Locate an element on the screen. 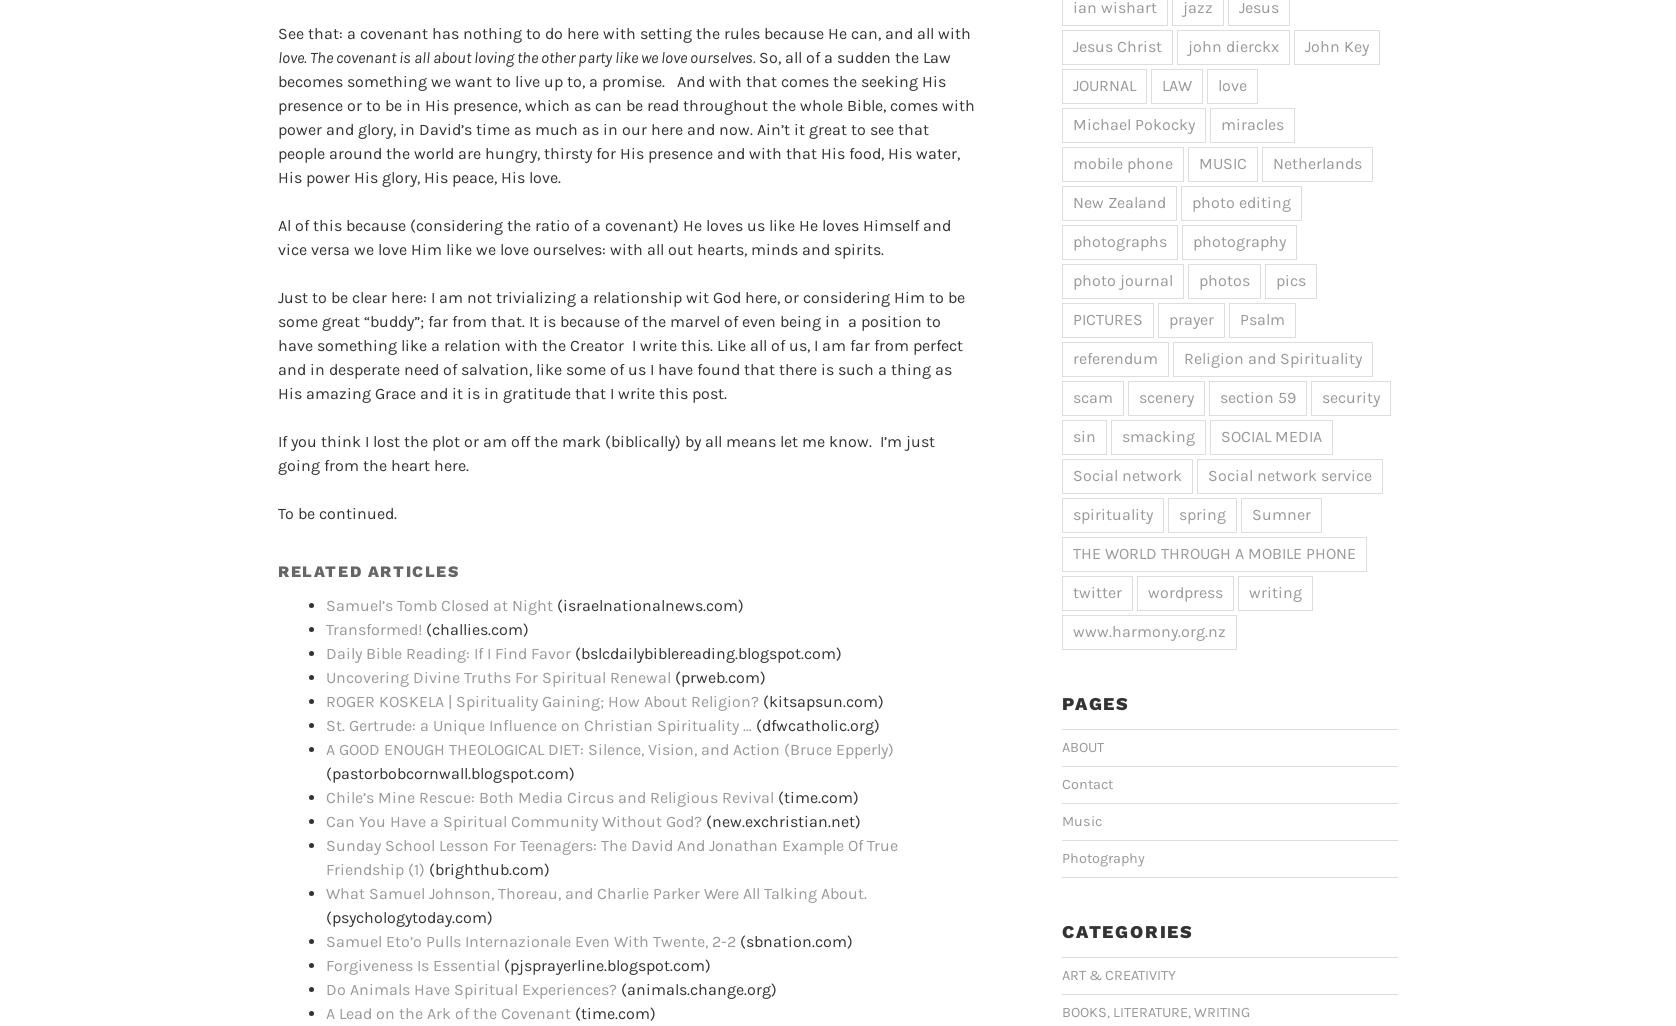  'love' is located at coordinates (1216, 83).